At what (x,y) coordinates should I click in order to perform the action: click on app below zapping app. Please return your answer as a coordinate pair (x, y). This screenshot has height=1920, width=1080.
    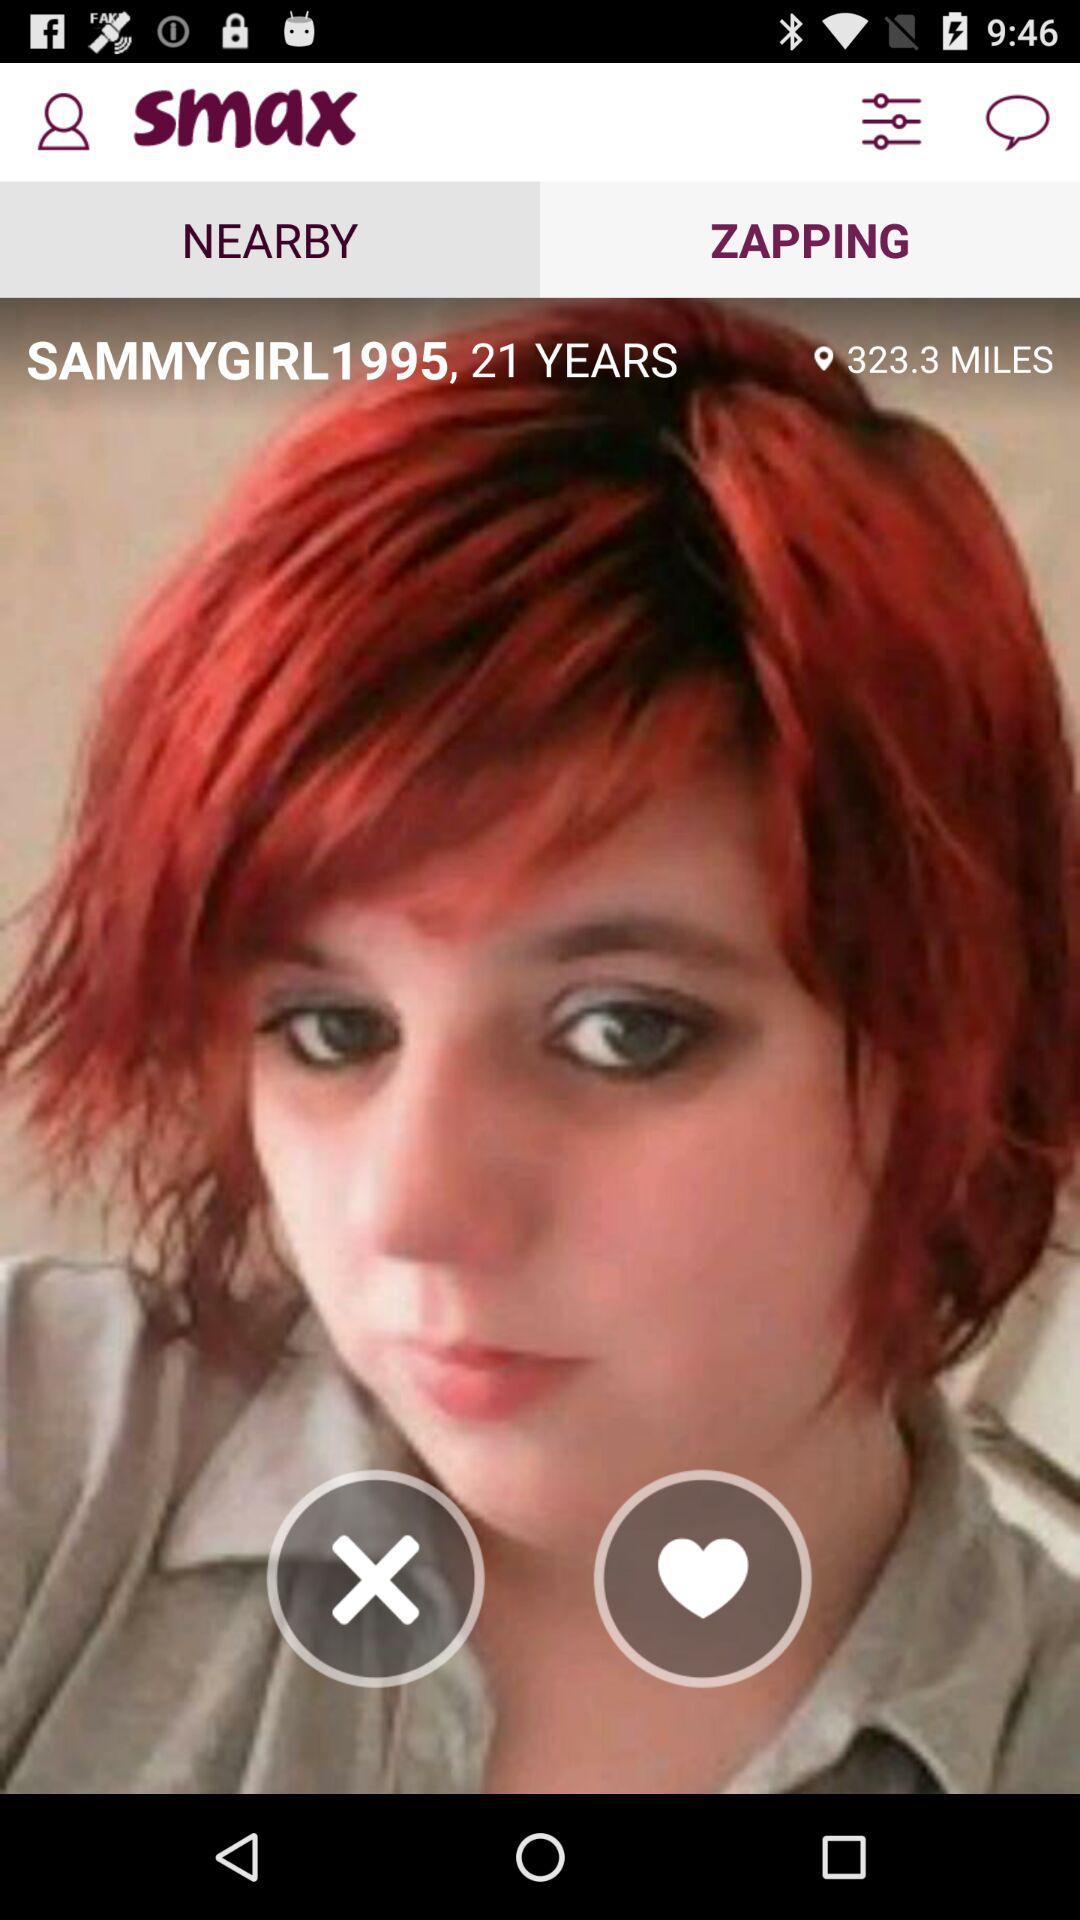
    Looking at the image, I should click on (949, 358).